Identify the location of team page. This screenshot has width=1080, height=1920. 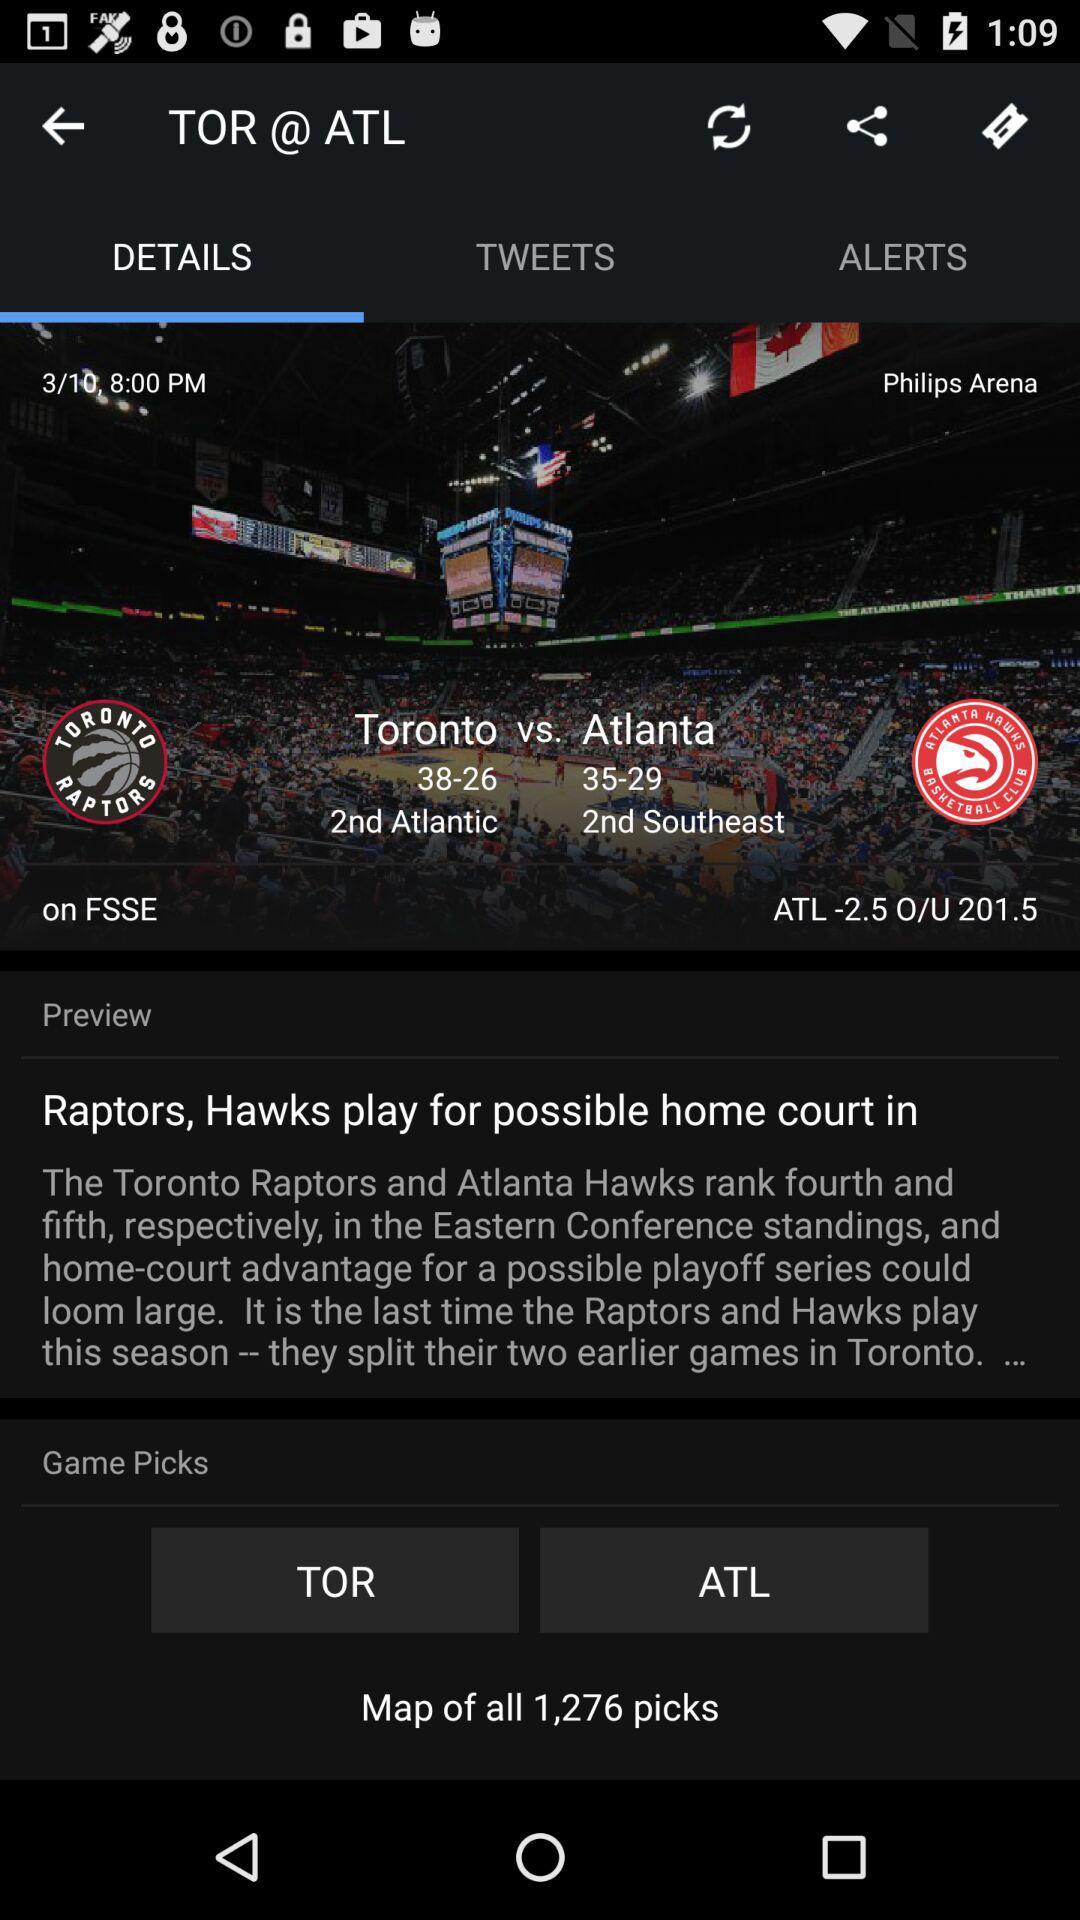
(104, 761).